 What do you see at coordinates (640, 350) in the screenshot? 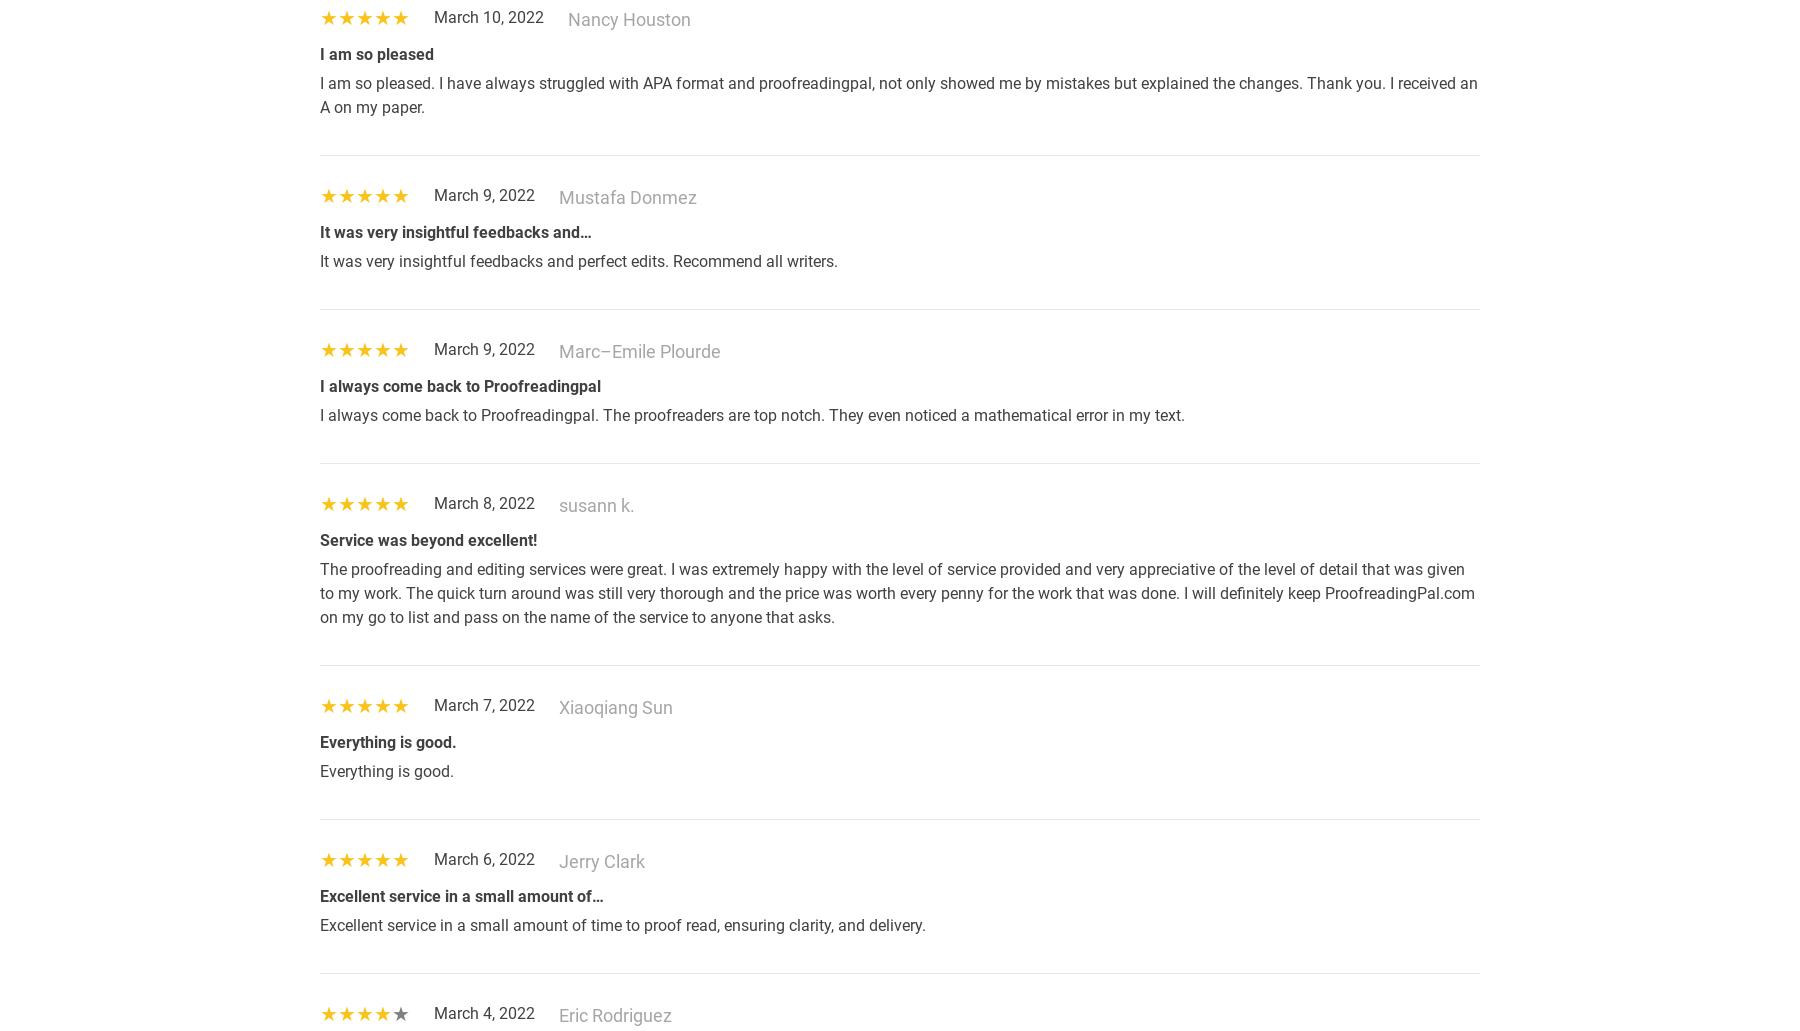
I see `'Marc–Emile Plourde'` at bounding box center [640, 350].